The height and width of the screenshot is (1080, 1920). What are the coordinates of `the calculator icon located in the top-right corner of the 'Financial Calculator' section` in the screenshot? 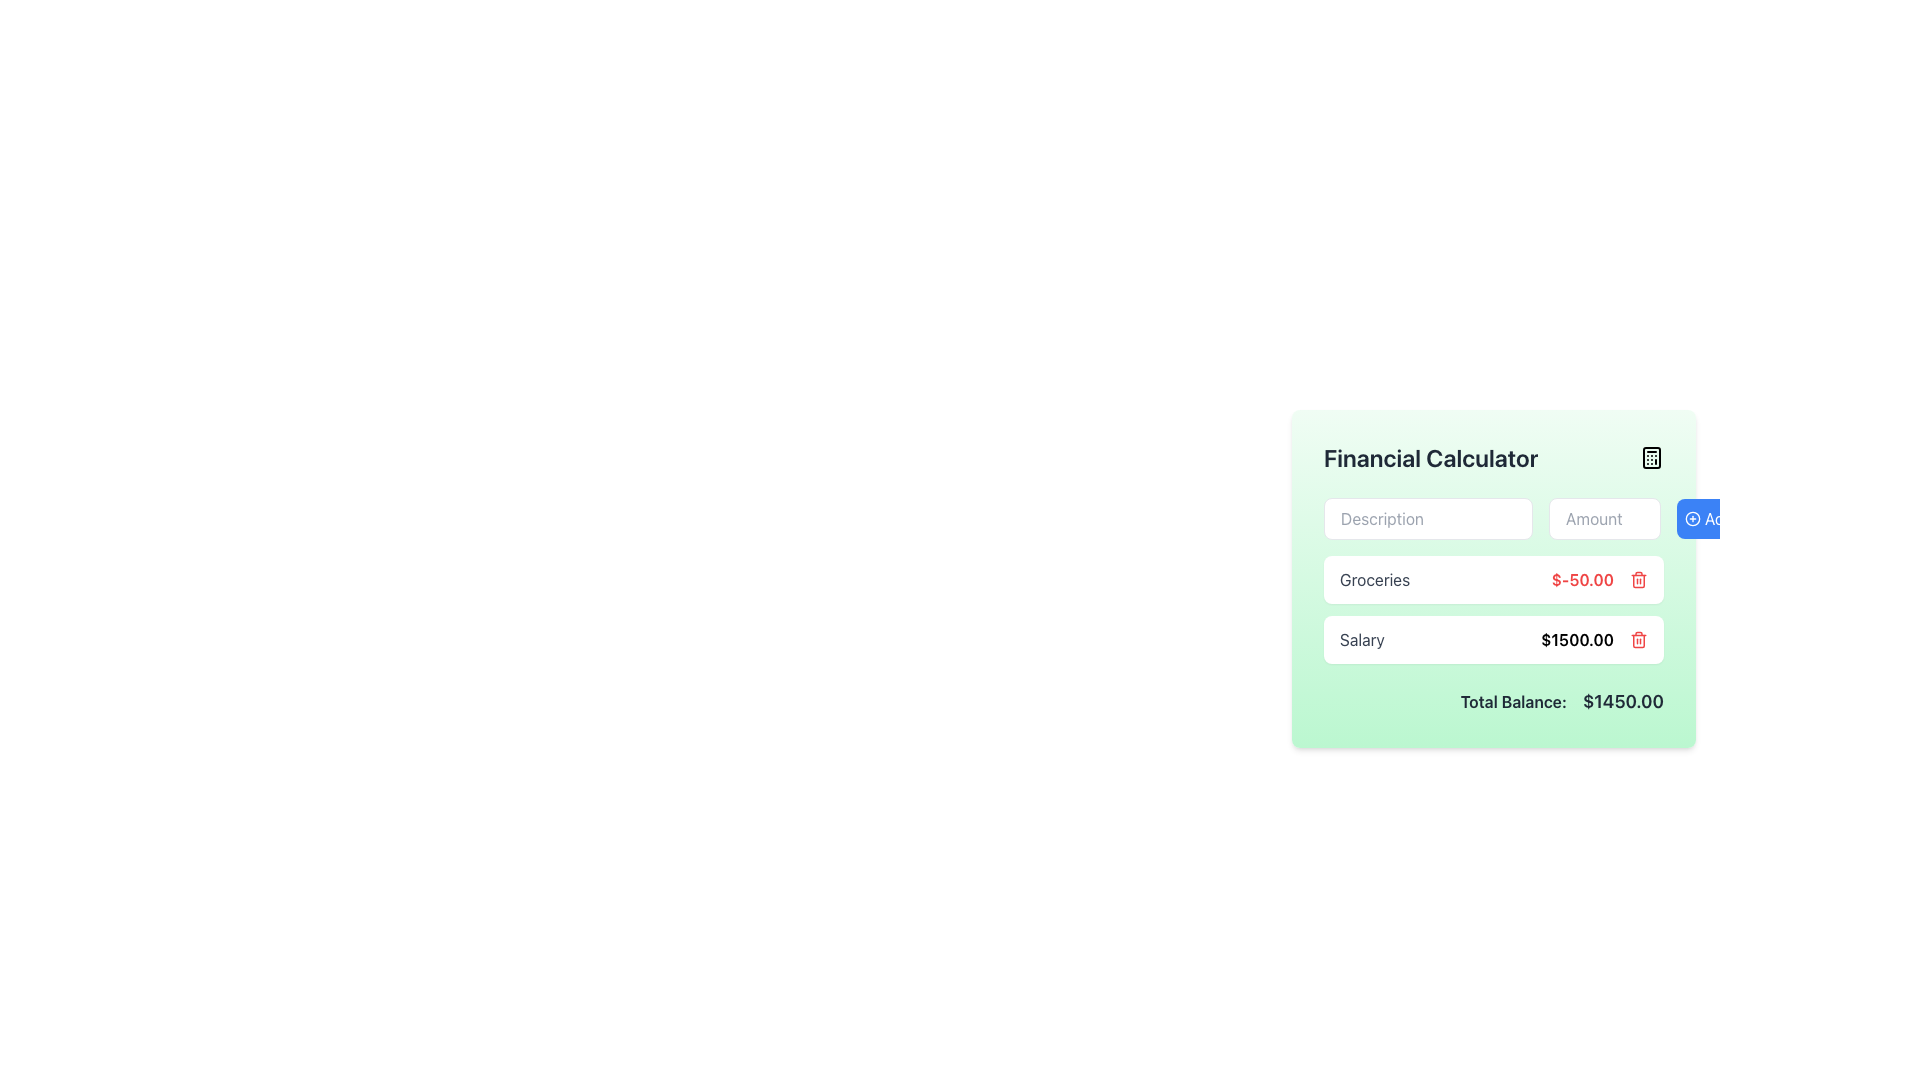 It's located at (1651, 458).